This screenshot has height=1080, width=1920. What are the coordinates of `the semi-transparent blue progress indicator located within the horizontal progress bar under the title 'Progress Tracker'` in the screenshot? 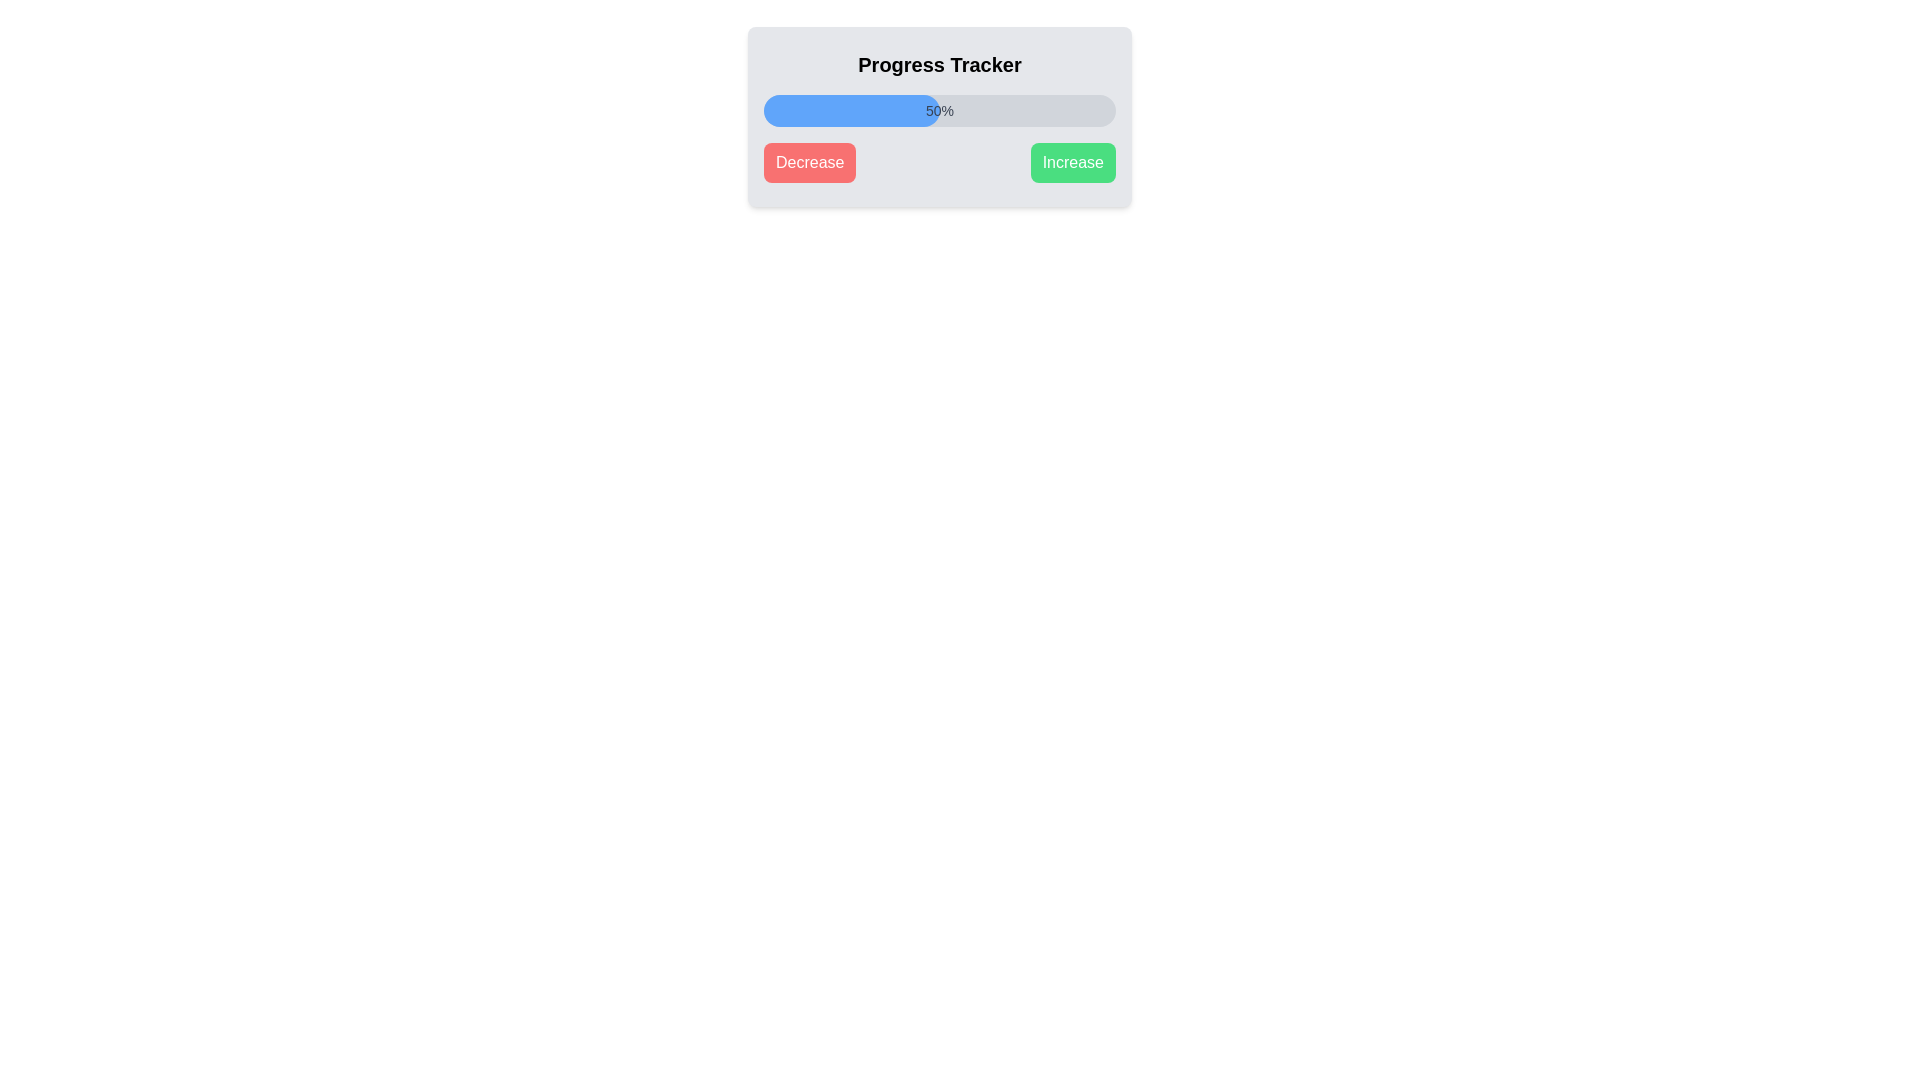 It's located at (851, 111).